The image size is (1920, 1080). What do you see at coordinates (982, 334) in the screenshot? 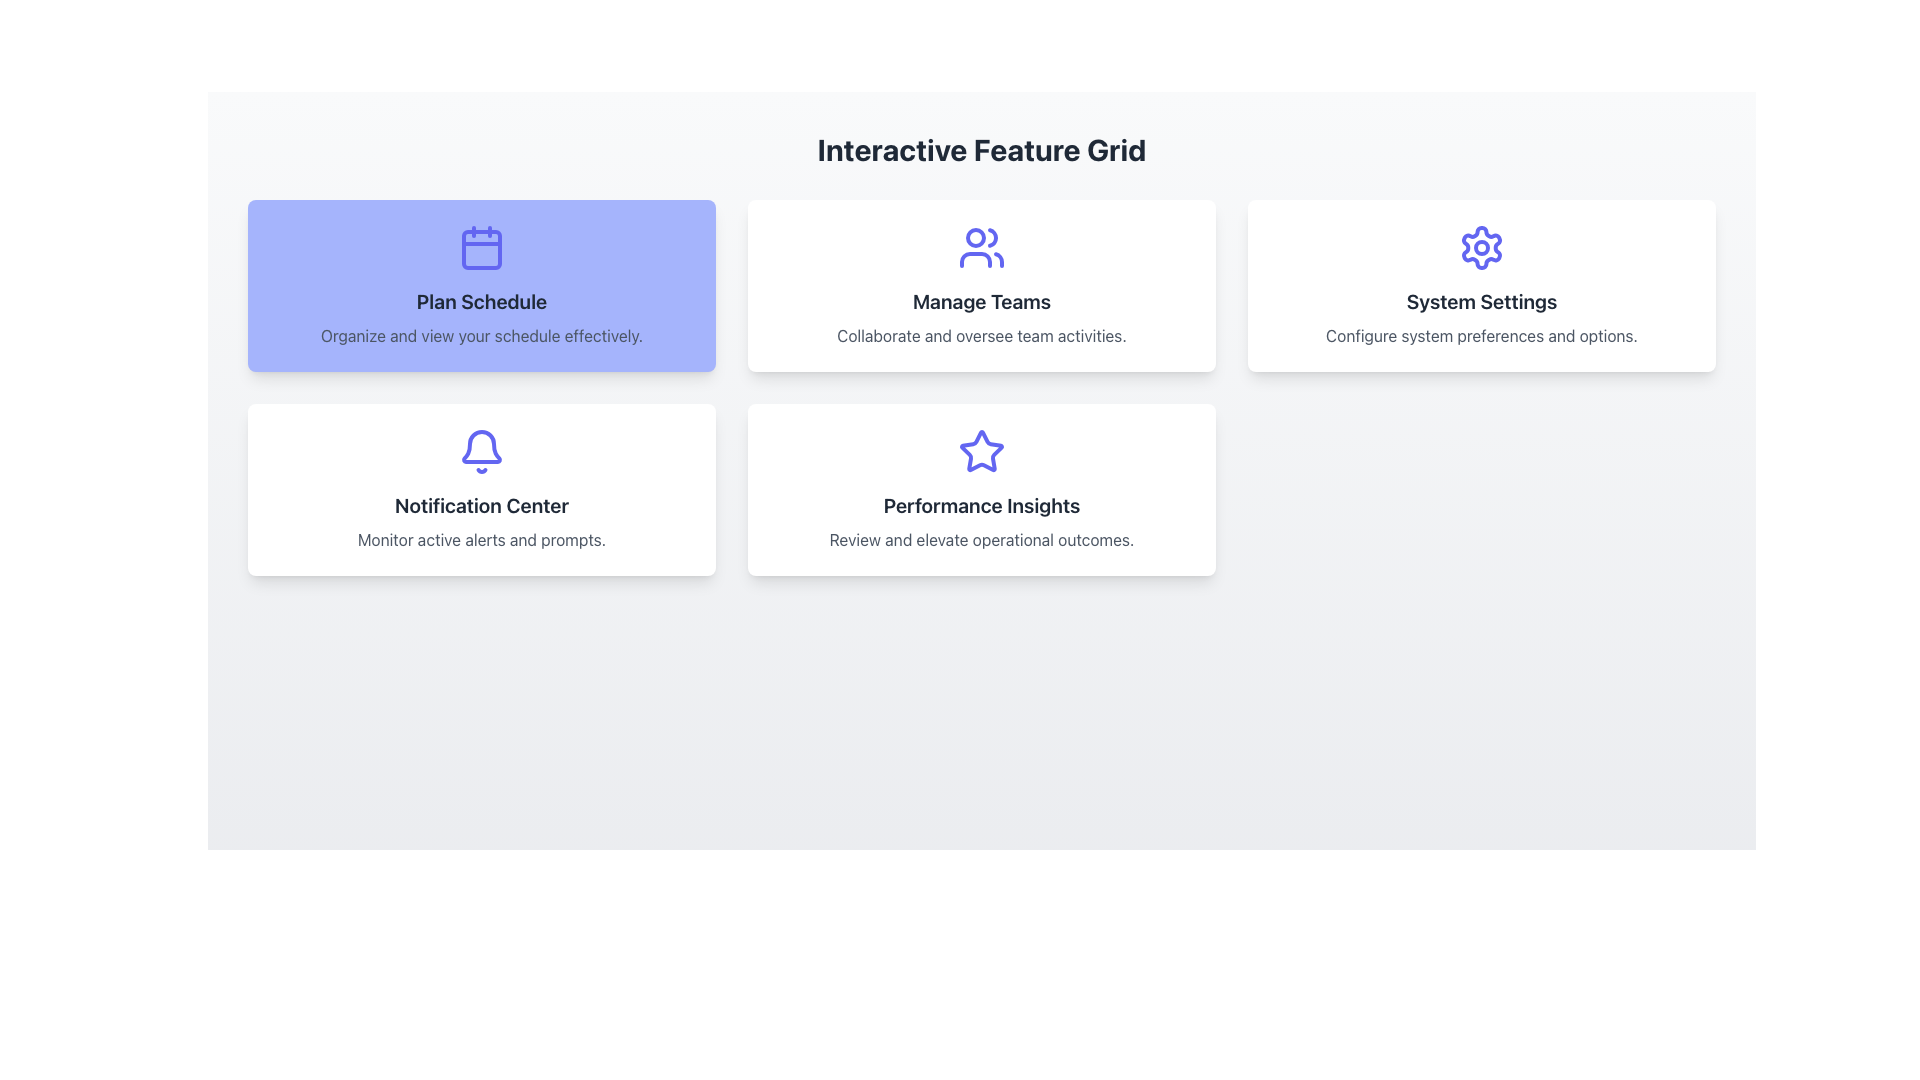
I see `explanatory subtitle text located below the title 'Manage Teams' within the 'Manage Teams' card` at bounding box center [982, 334].